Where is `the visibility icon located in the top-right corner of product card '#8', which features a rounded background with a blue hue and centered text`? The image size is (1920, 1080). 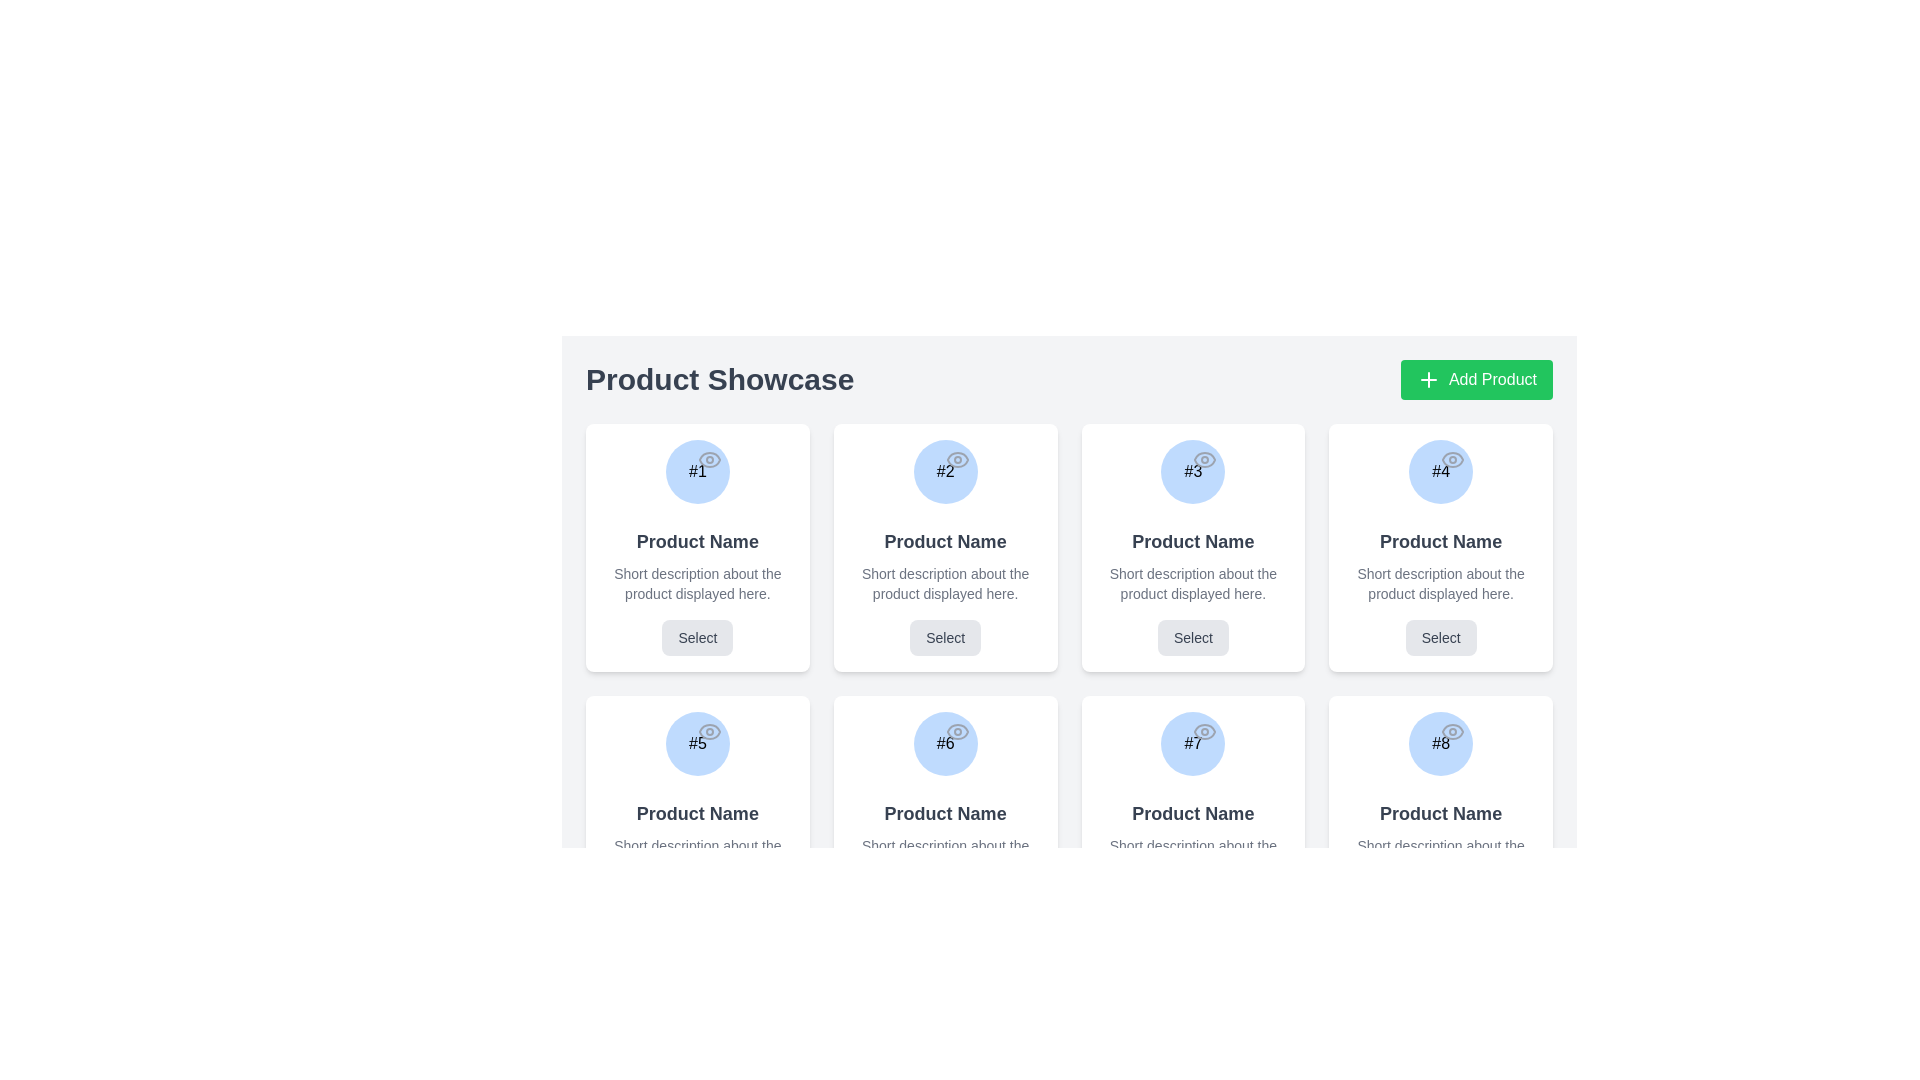 the visibility icon located in the top-right corner of product card '#8', which features a rounded background with a blue hue and centered text is located at coordinates (1453, 732).